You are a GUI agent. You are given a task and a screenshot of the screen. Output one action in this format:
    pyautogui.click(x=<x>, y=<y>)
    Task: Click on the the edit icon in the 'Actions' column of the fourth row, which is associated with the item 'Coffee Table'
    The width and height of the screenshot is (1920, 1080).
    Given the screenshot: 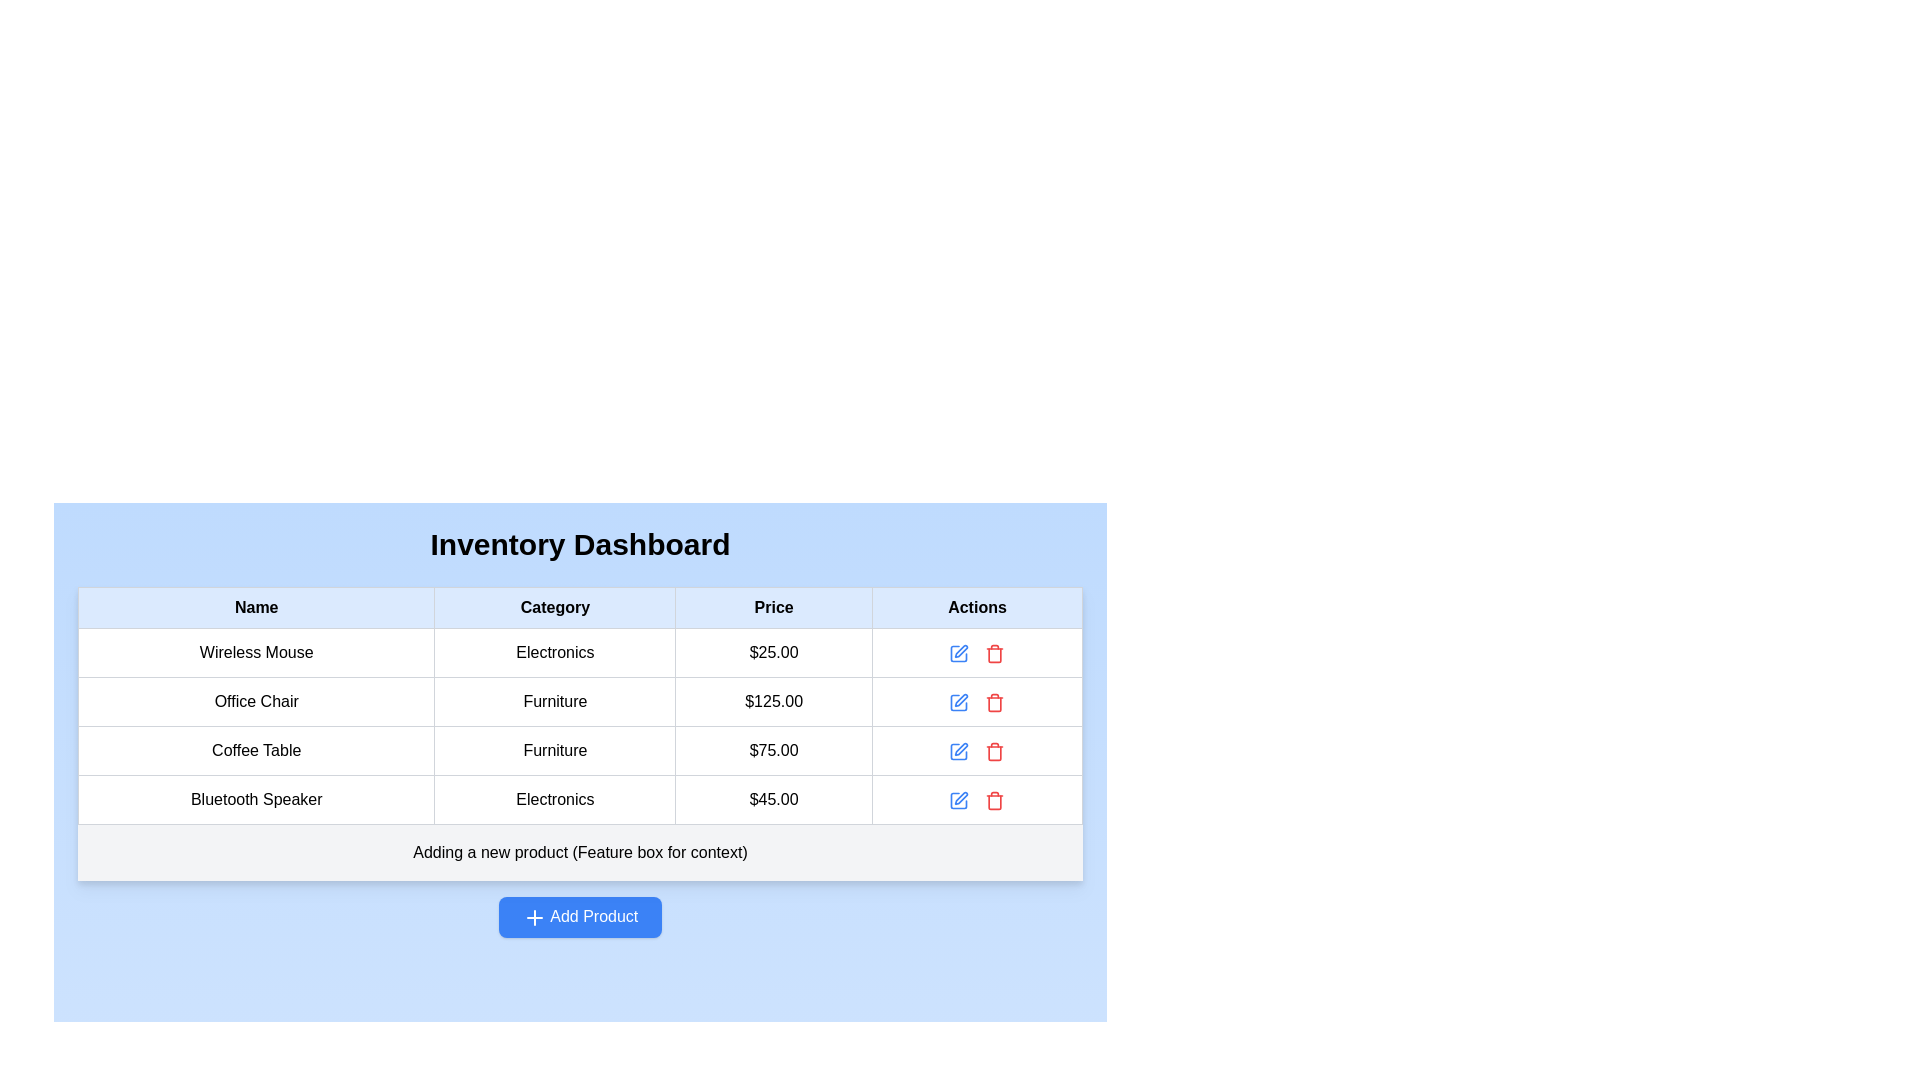 What is the action you would take?
    pyautogui.click(x=961, y=749)
    